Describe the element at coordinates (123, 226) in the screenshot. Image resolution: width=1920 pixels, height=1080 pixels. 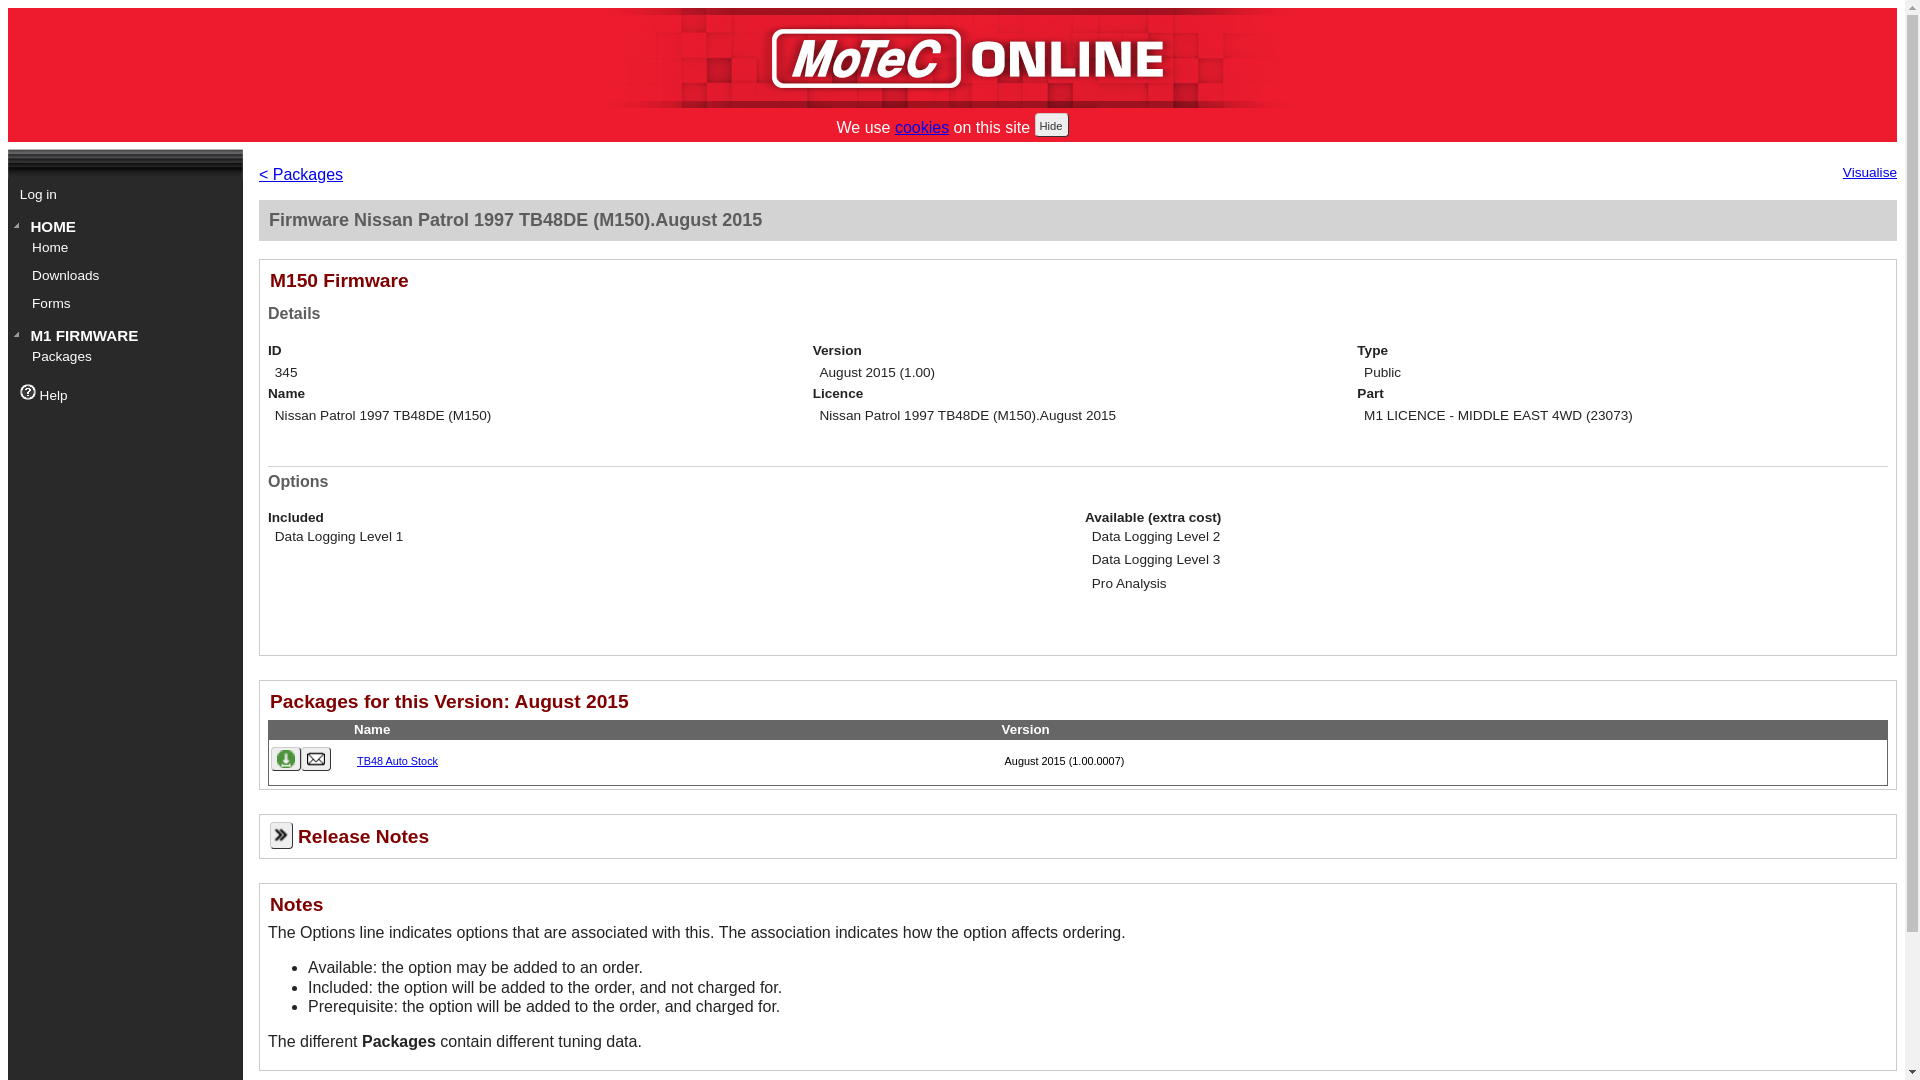
I see `'HOME'` at that location.